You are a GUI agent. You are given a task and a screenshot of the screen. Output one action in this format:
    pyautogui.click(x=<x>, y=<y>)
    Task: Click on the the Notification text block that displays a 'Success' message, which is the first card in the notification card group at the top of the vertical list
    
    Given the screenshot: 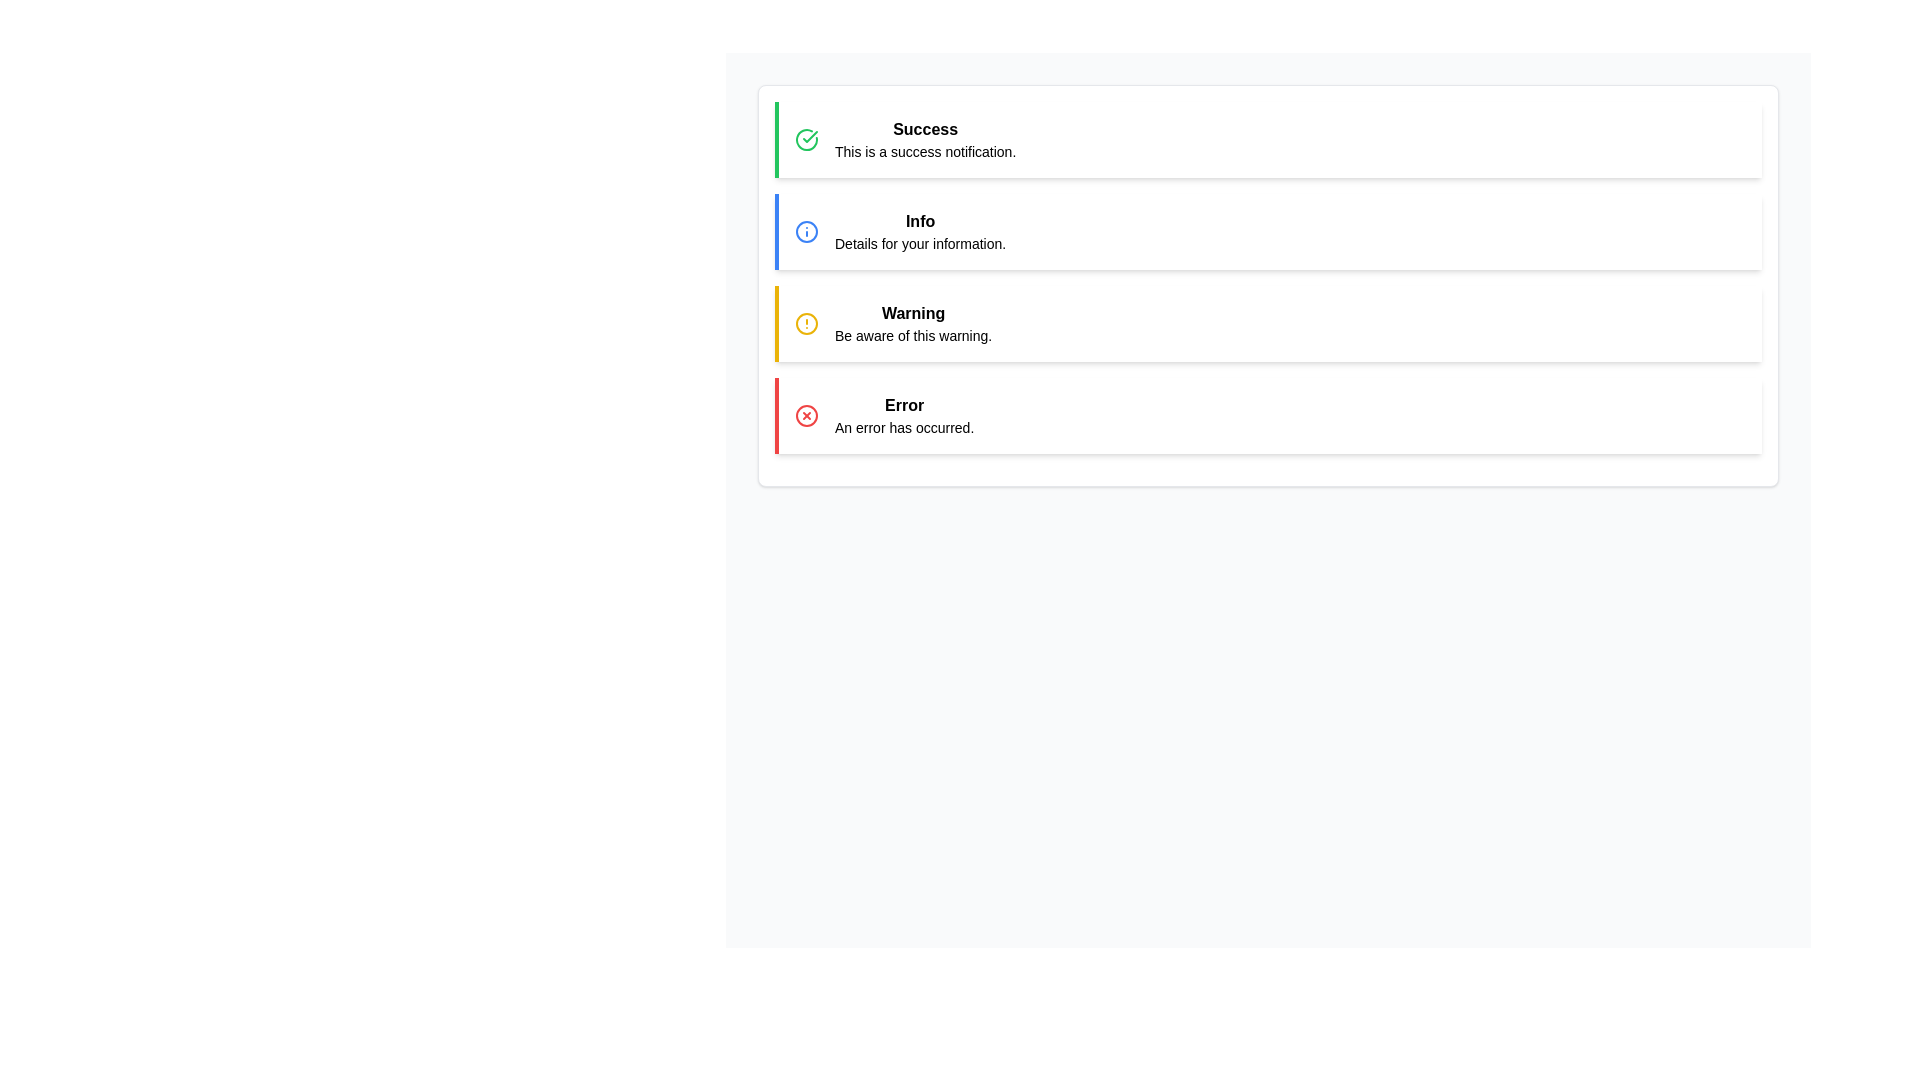 What is the action you would take?
    pyautogui.click(x=924, y=138)
    